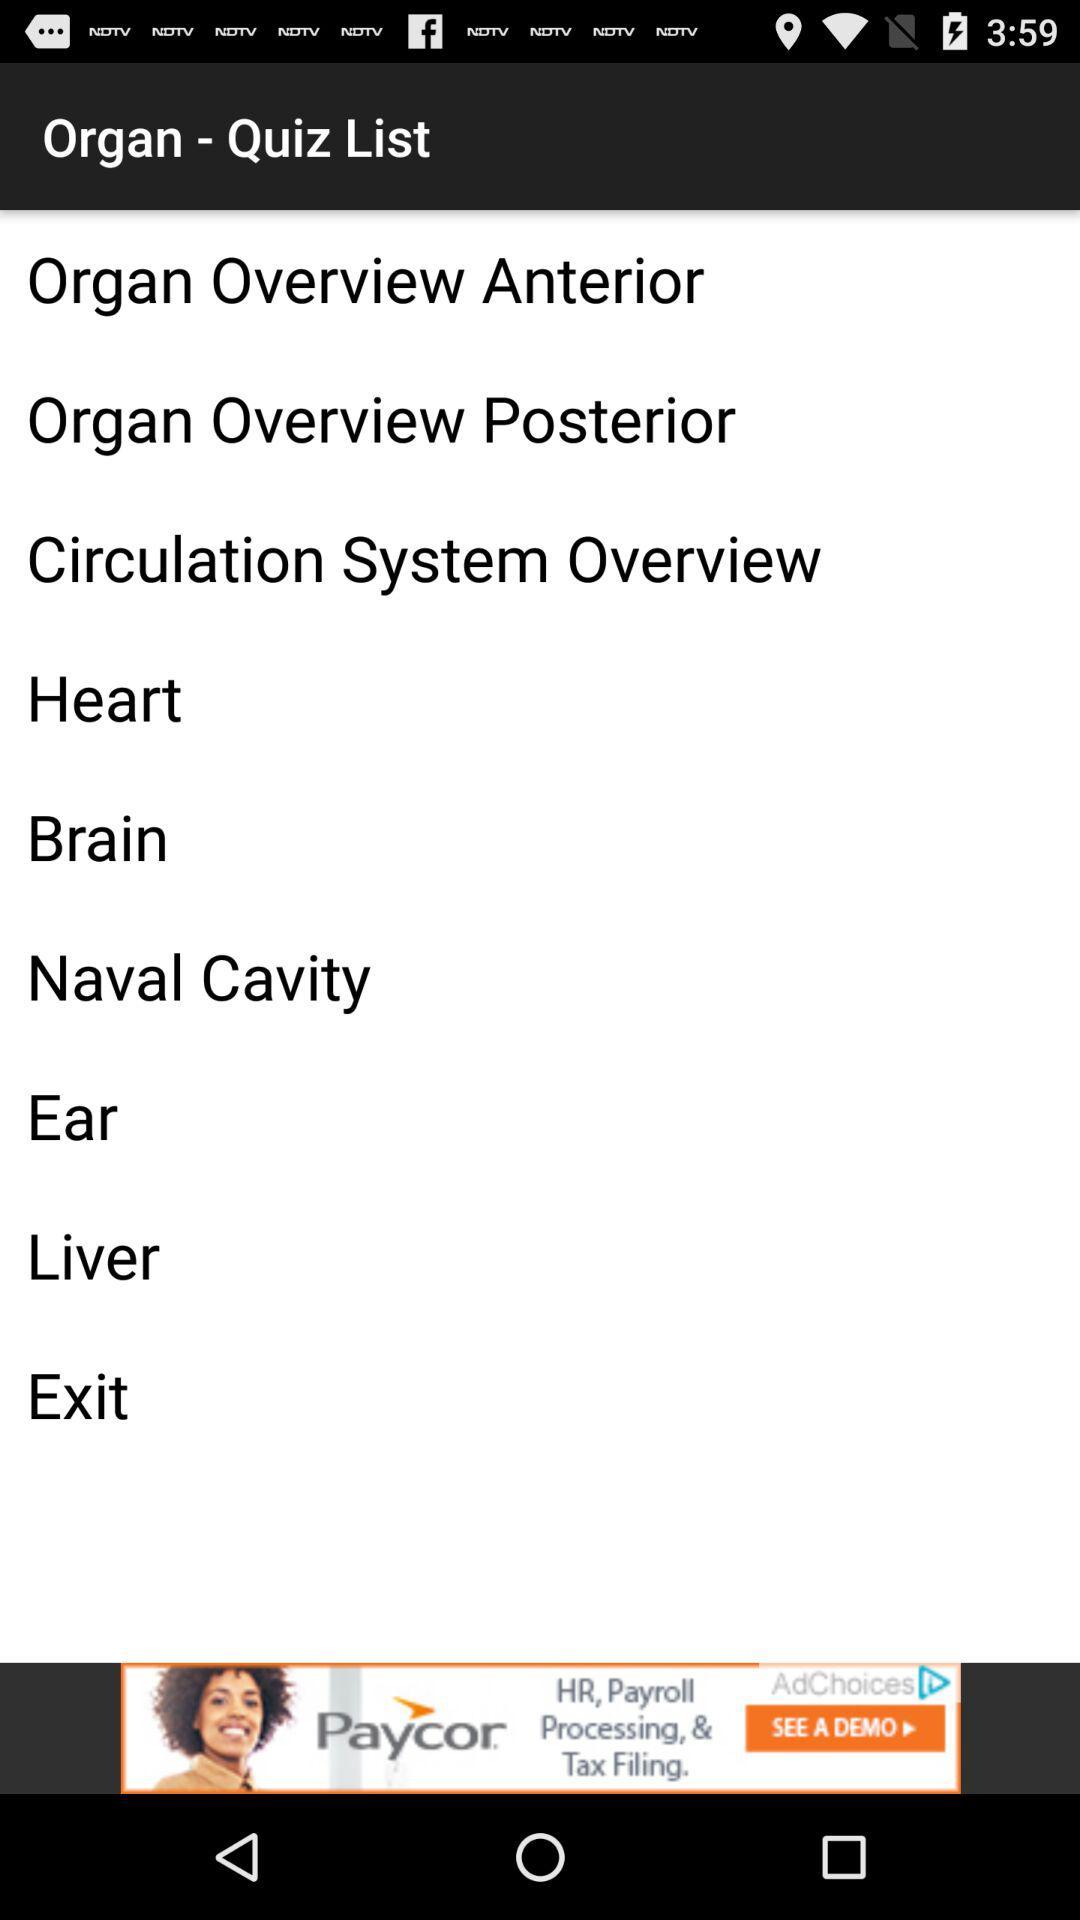 This screenshot has height=1920, width=1080. Describe the element at coordinates (540, 1727) in the screenshot. I see `advertisement` at that location.